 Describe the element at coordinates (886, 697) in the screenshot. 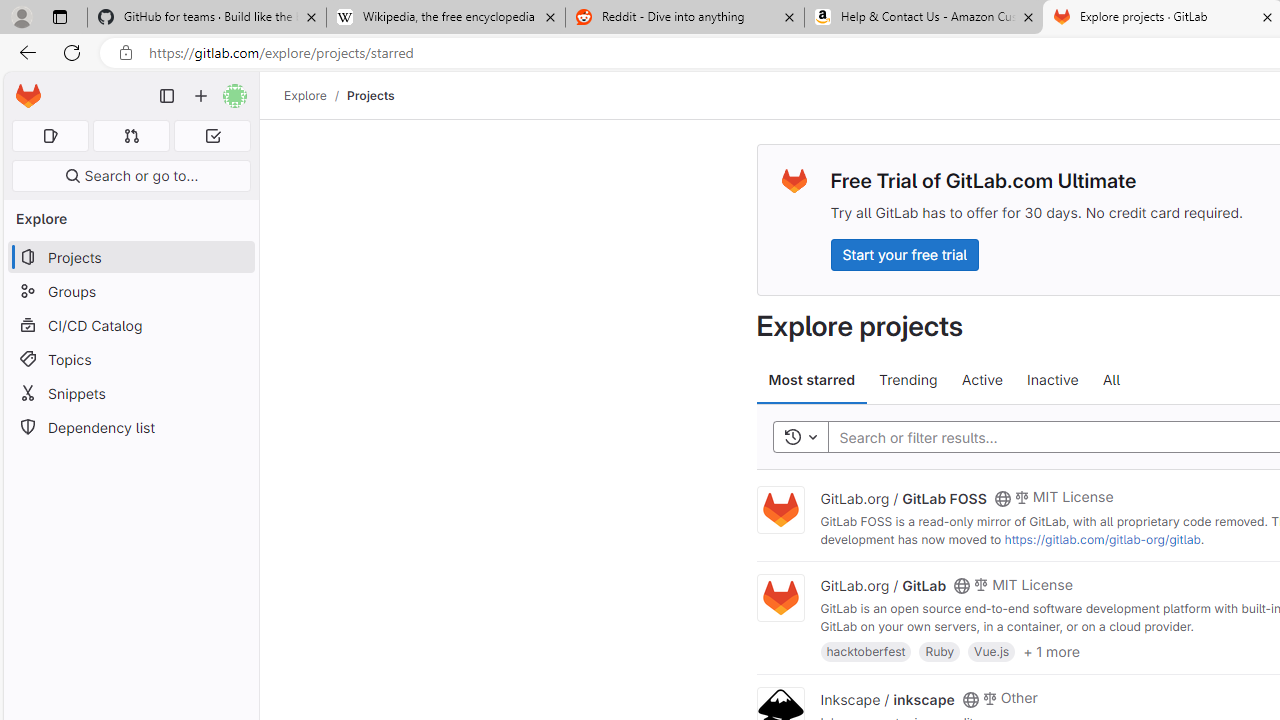

I see `'Inkscape / inkscape'` at that location.